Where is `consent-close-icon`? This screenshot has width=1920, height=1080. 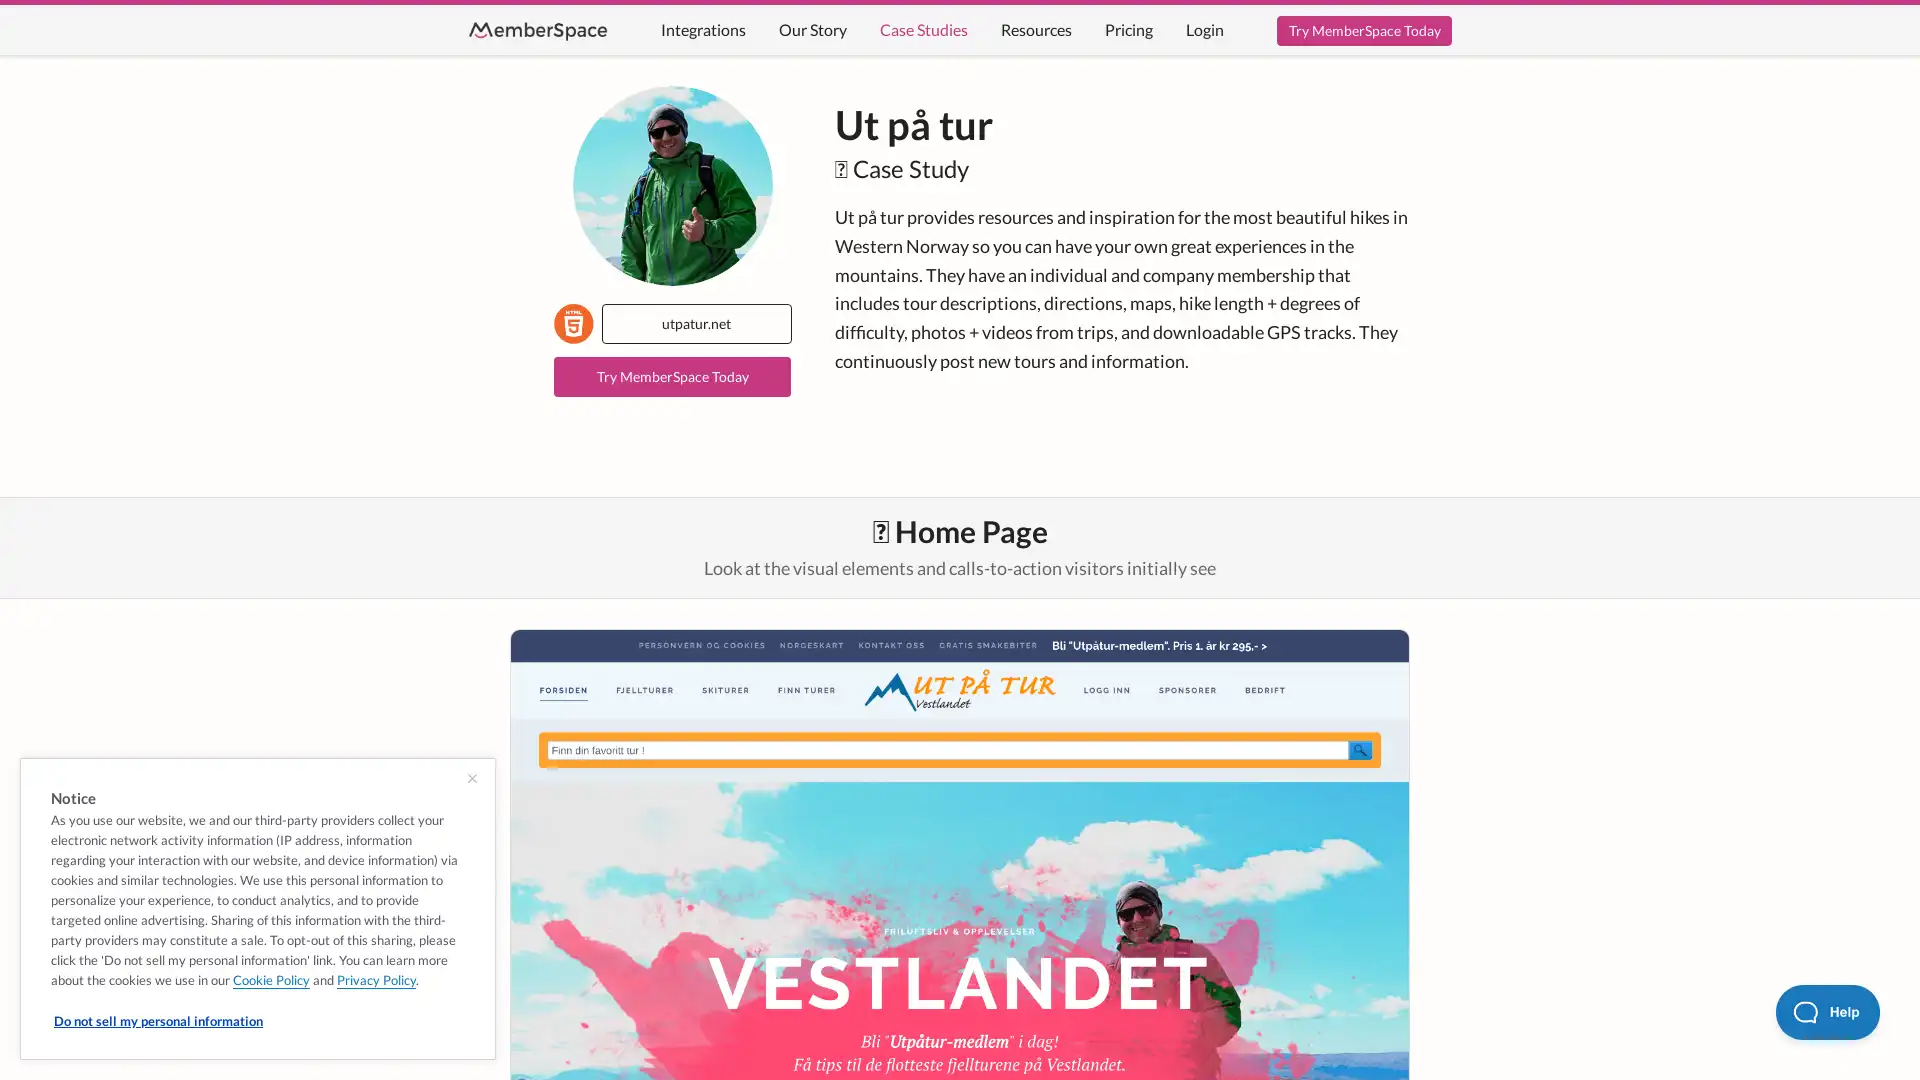 consent-close-icon is located at coordinates (471, 778).